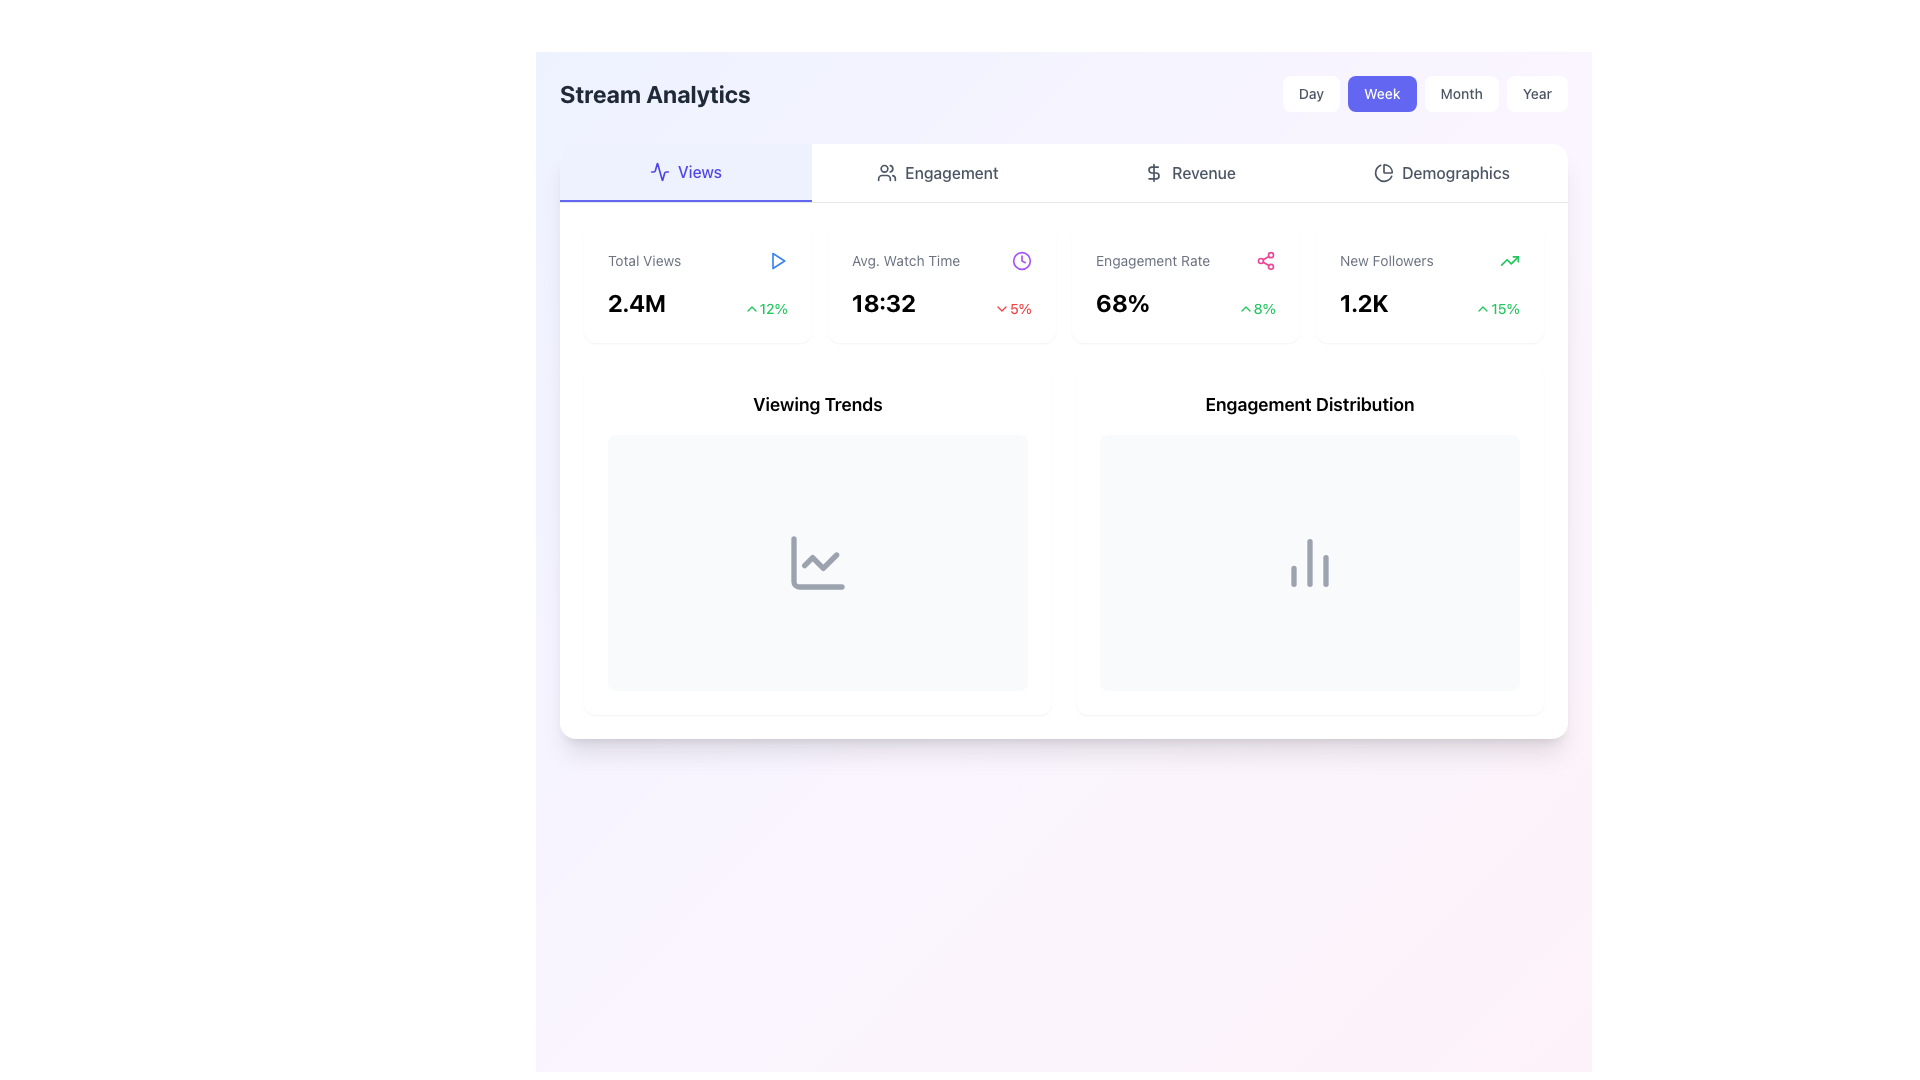 The image size is (1920, 1080). Describe the element at coordinates (1063, 540) in the screenshot. I see `the composite UI element containing two adjacent panels with visualizations: 'Viewing Trends' on the left and 'Engagement Distribution' on the right, both with light gray backgrounds and rounded corners` at that location.